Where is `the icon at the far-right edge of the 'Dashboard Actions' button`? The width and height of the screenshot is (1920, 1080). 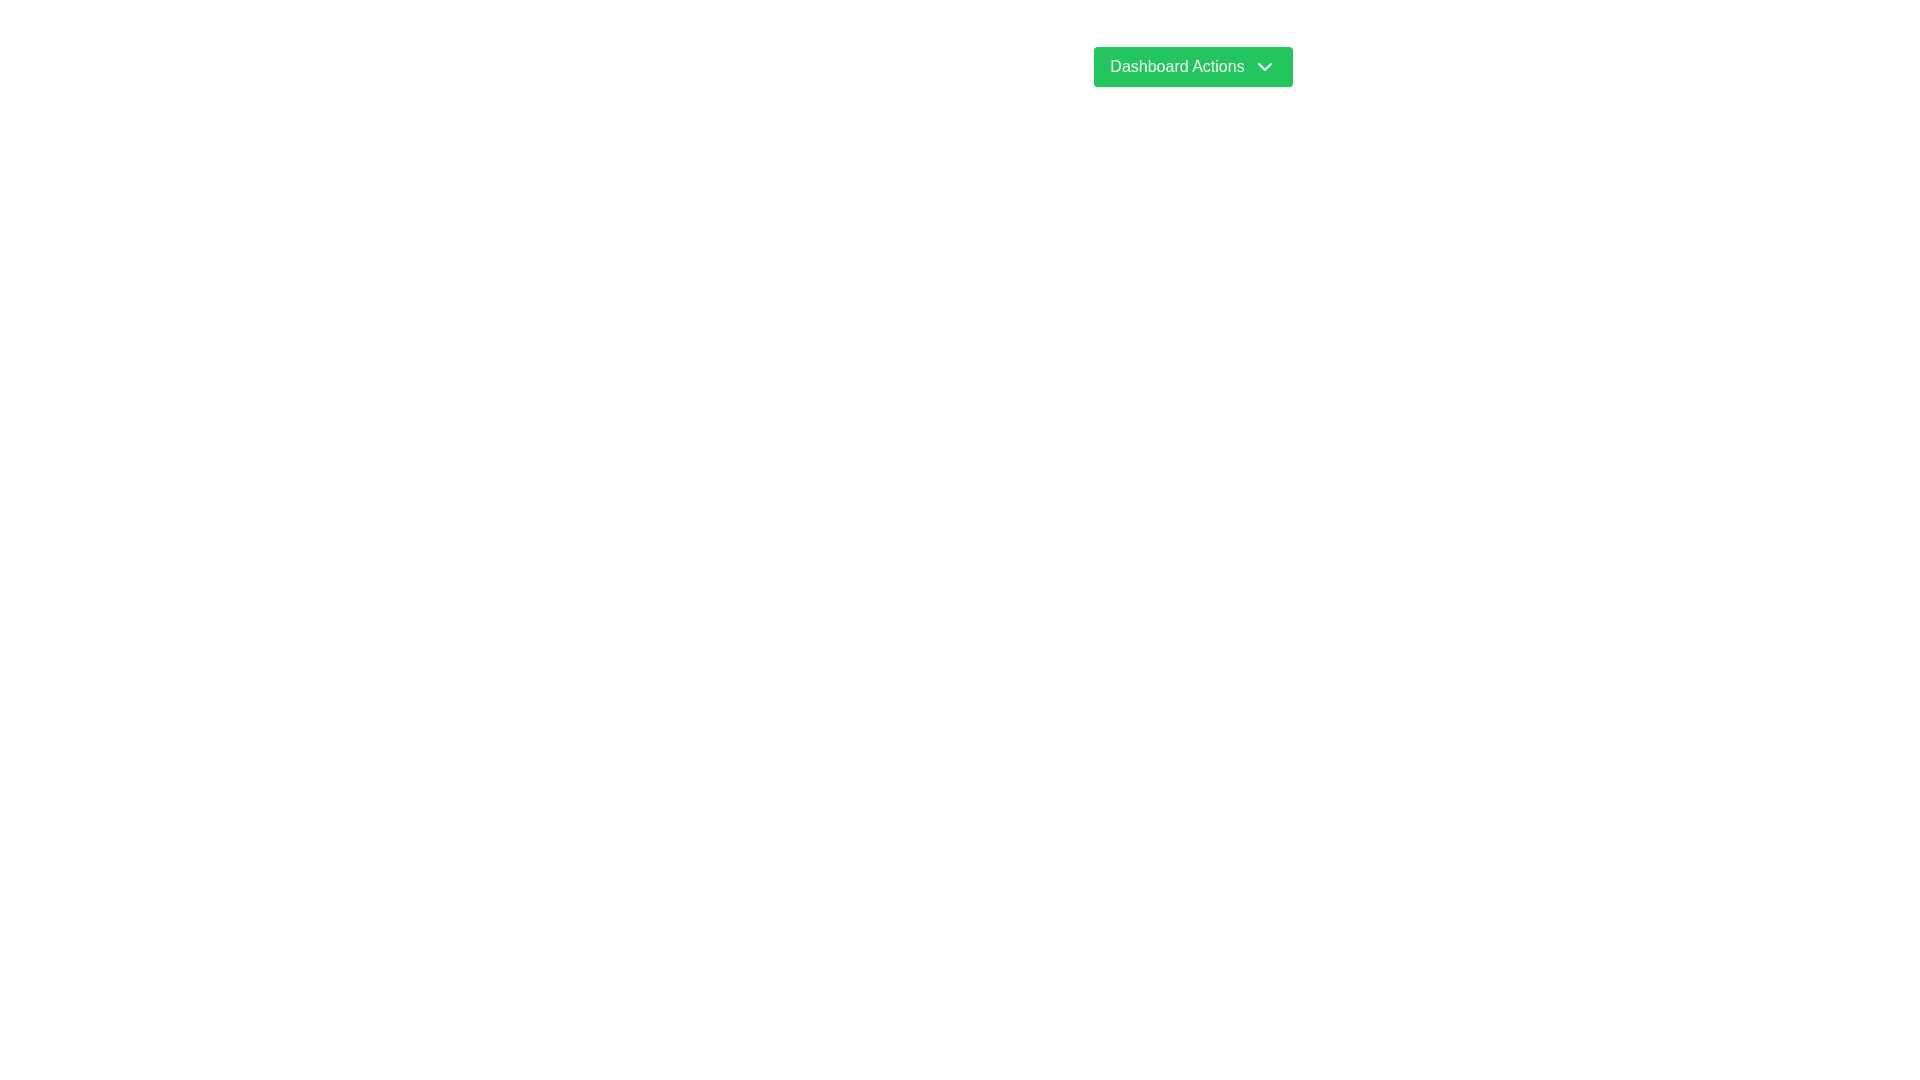
the icon at the far-right edge of the 'Dashboard Actions' button is located at coordinates (1263, 65).